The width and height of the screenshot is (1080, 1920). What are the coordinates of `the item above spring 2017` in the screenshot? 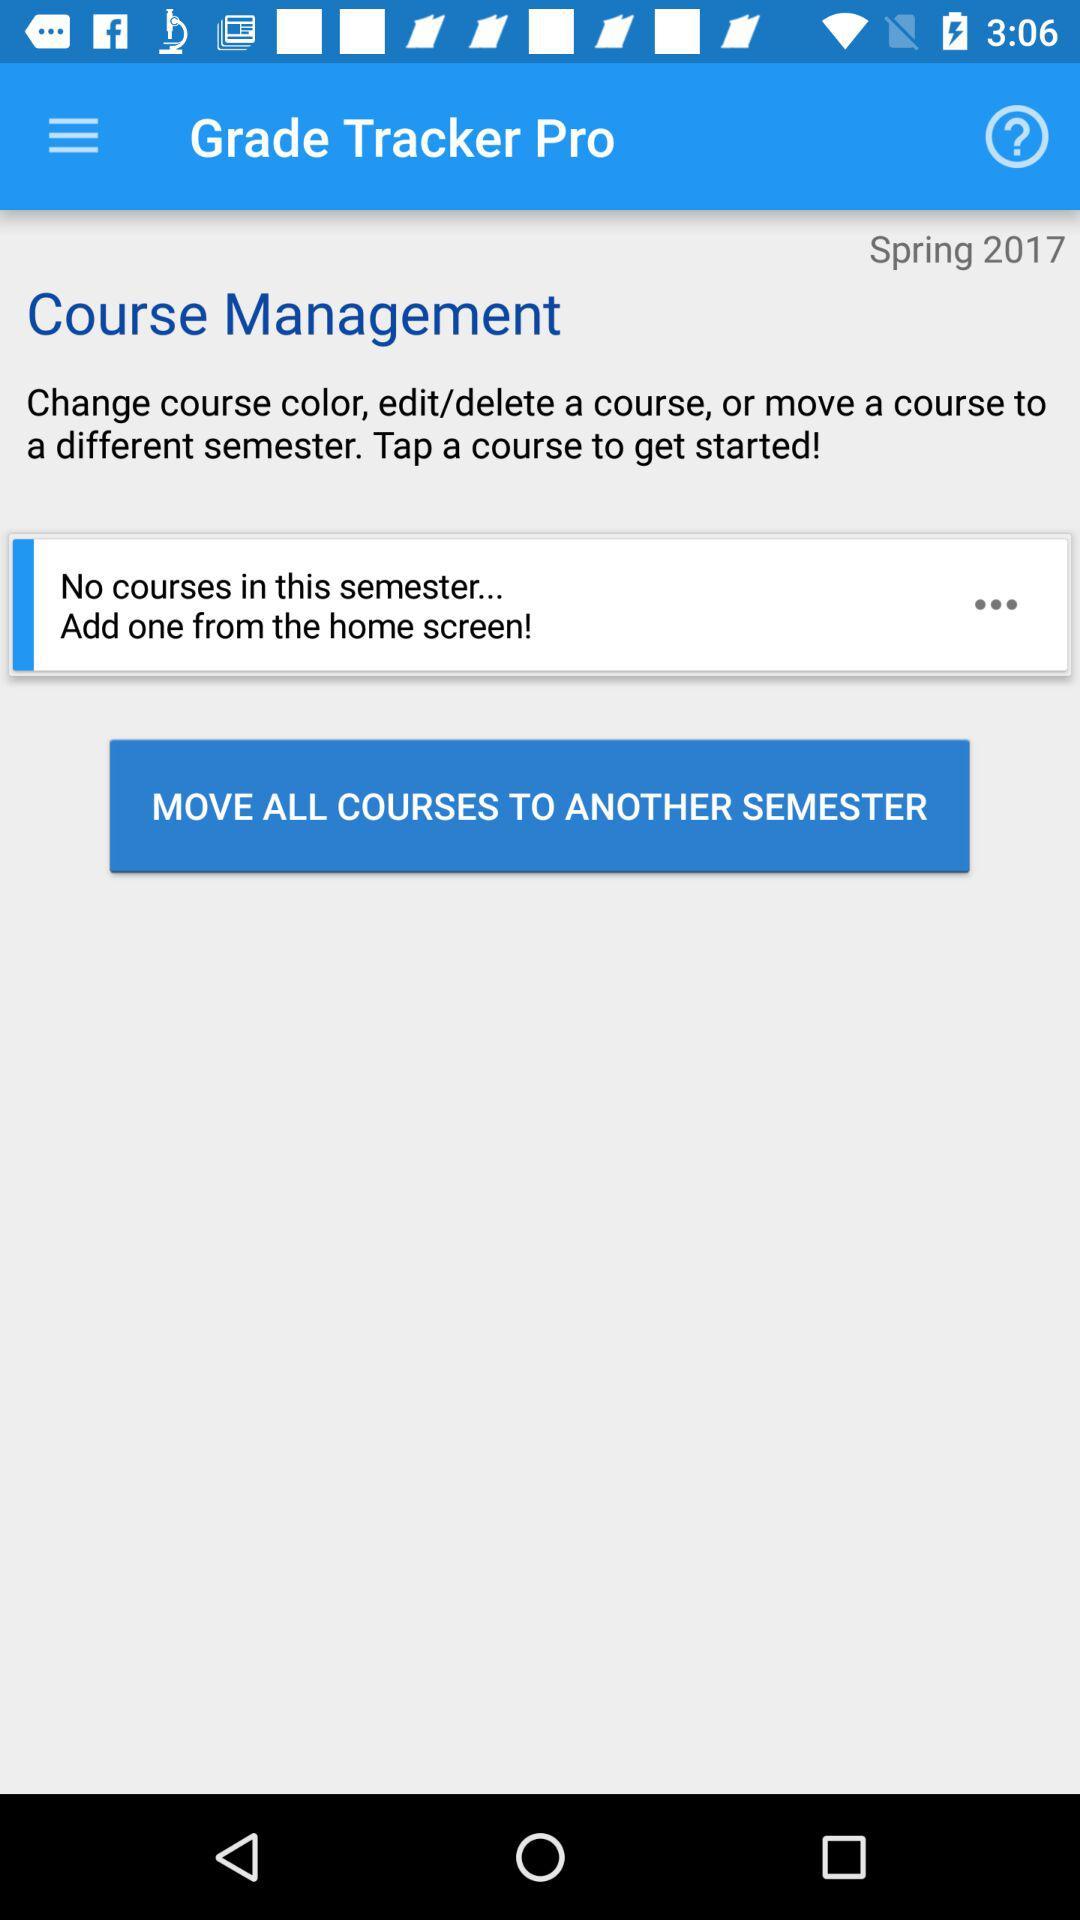 It's located at (1017, 135).